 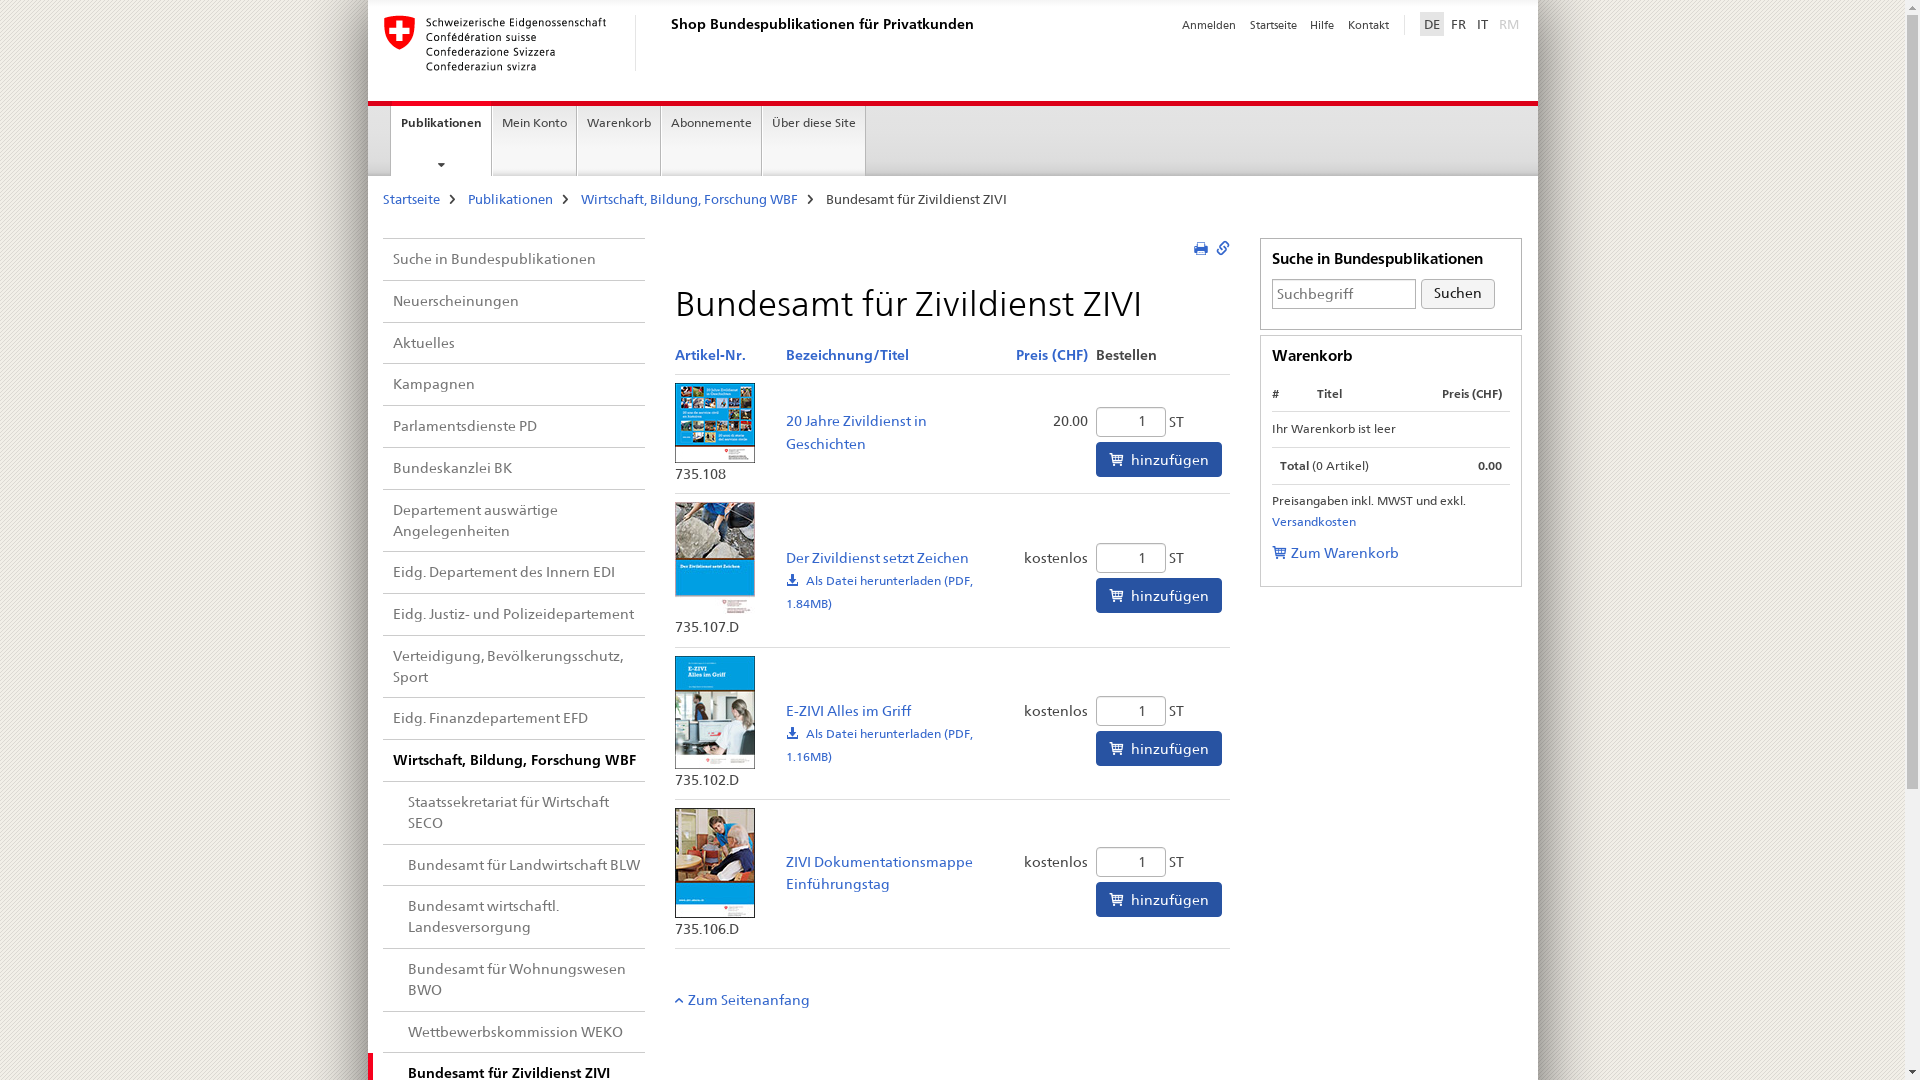 I want to click on 'RM, so click(x=1507, y=23).